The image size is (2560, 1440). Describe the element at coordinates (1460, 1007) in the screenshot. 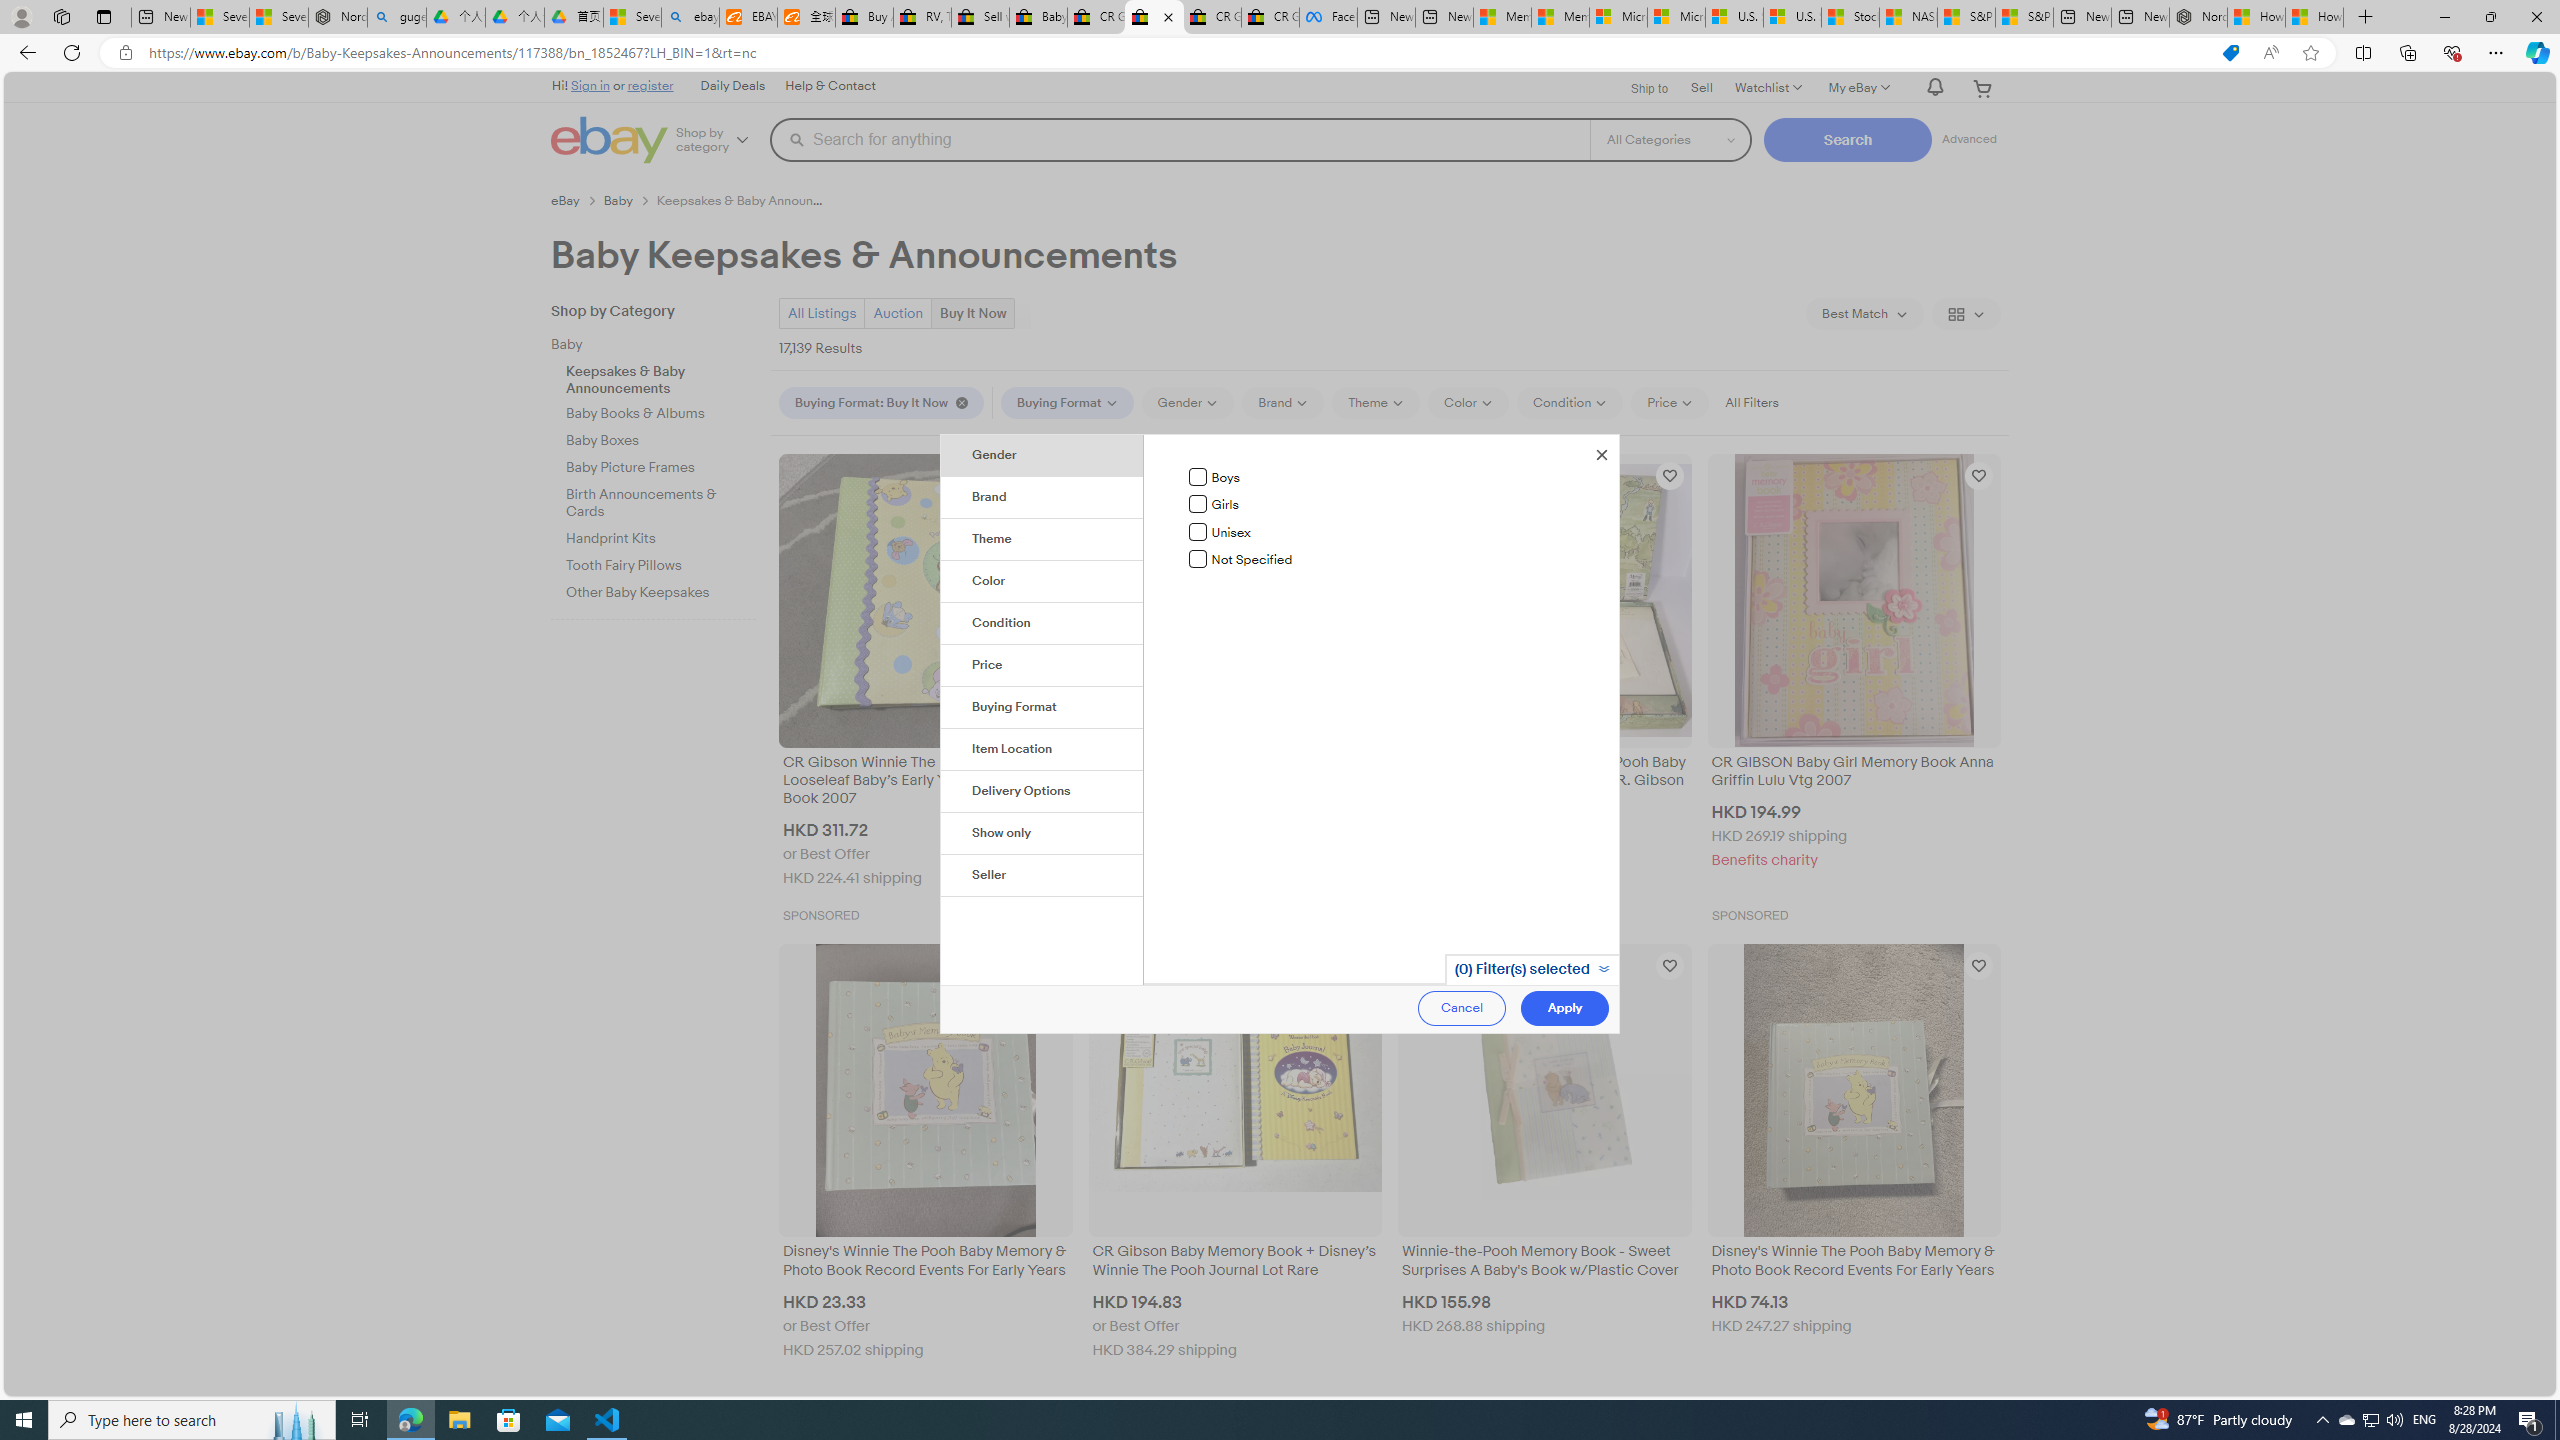

I see `'Cancel'` at that location.